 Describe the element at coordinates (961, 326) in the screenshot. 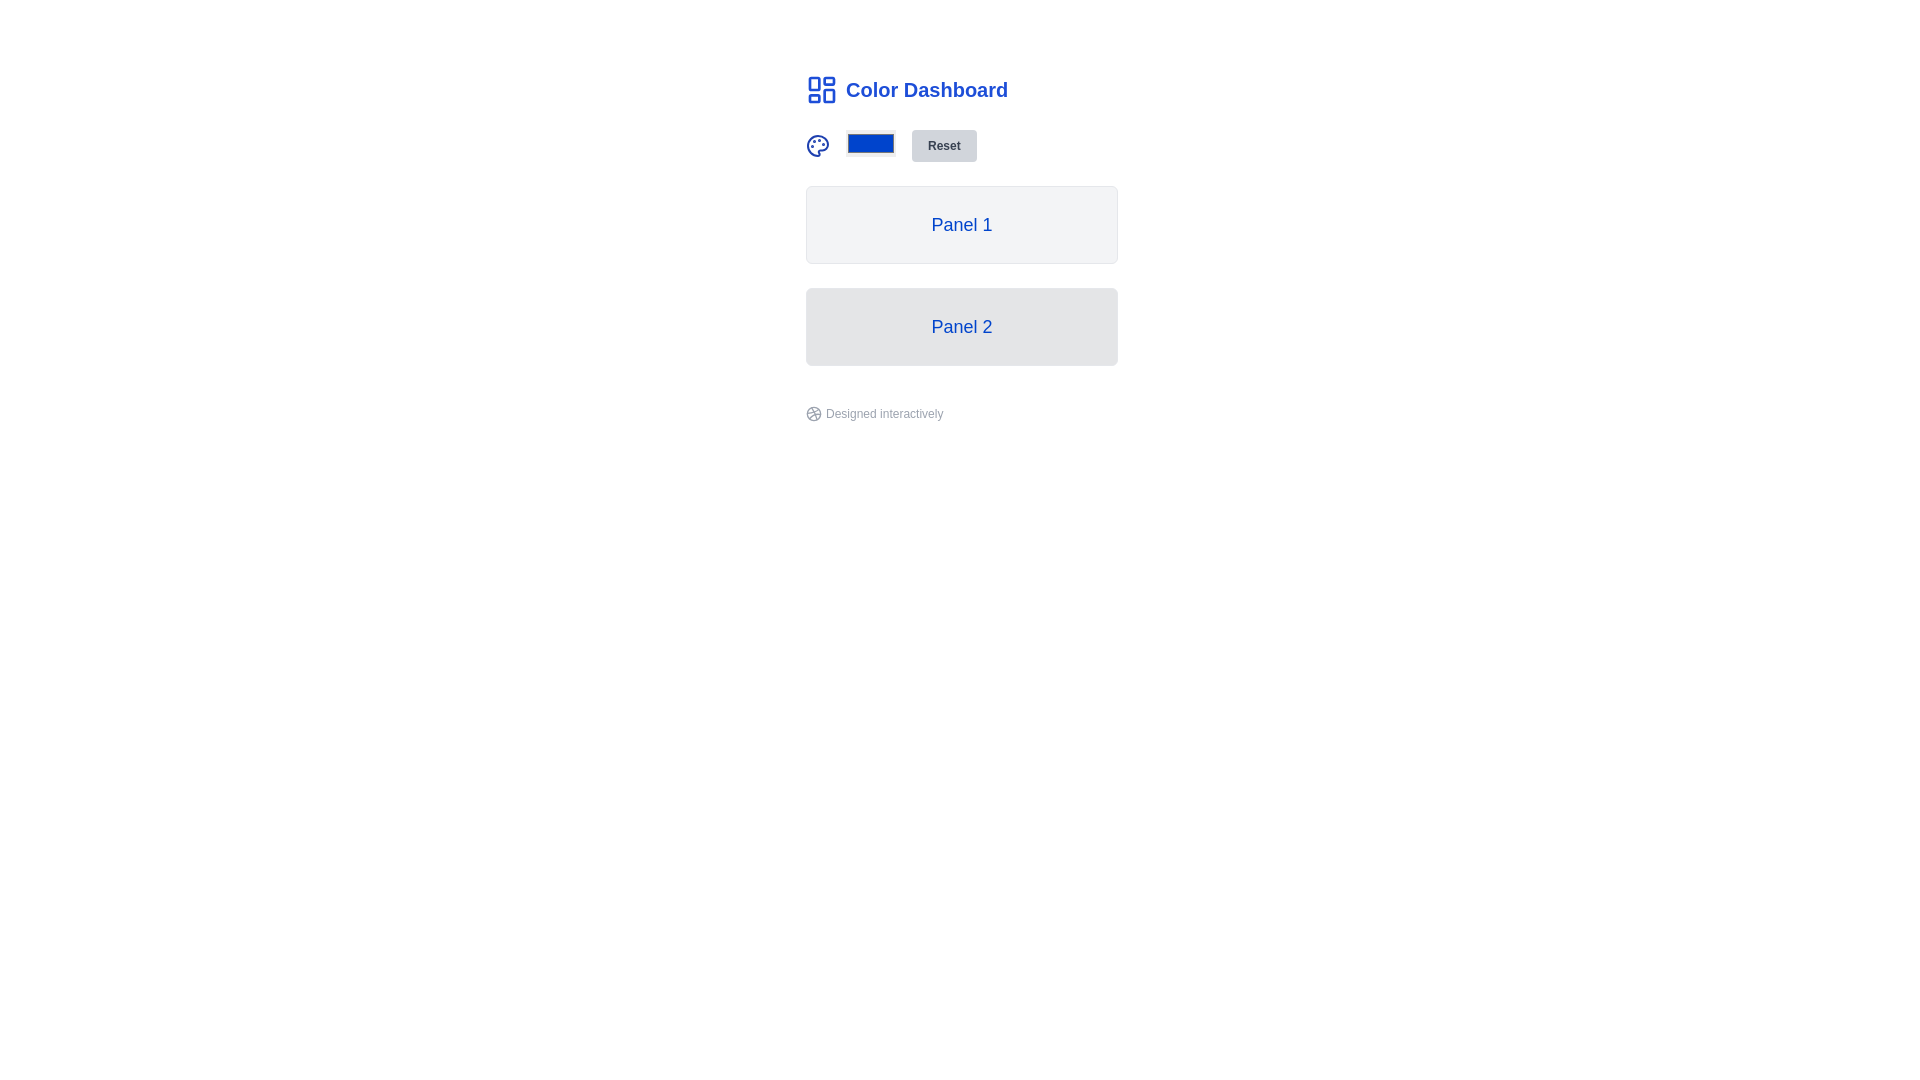

I see `the rectangular panel with rounded corners and a blue text label reading 'Panel 2' to interact with it` at that location.